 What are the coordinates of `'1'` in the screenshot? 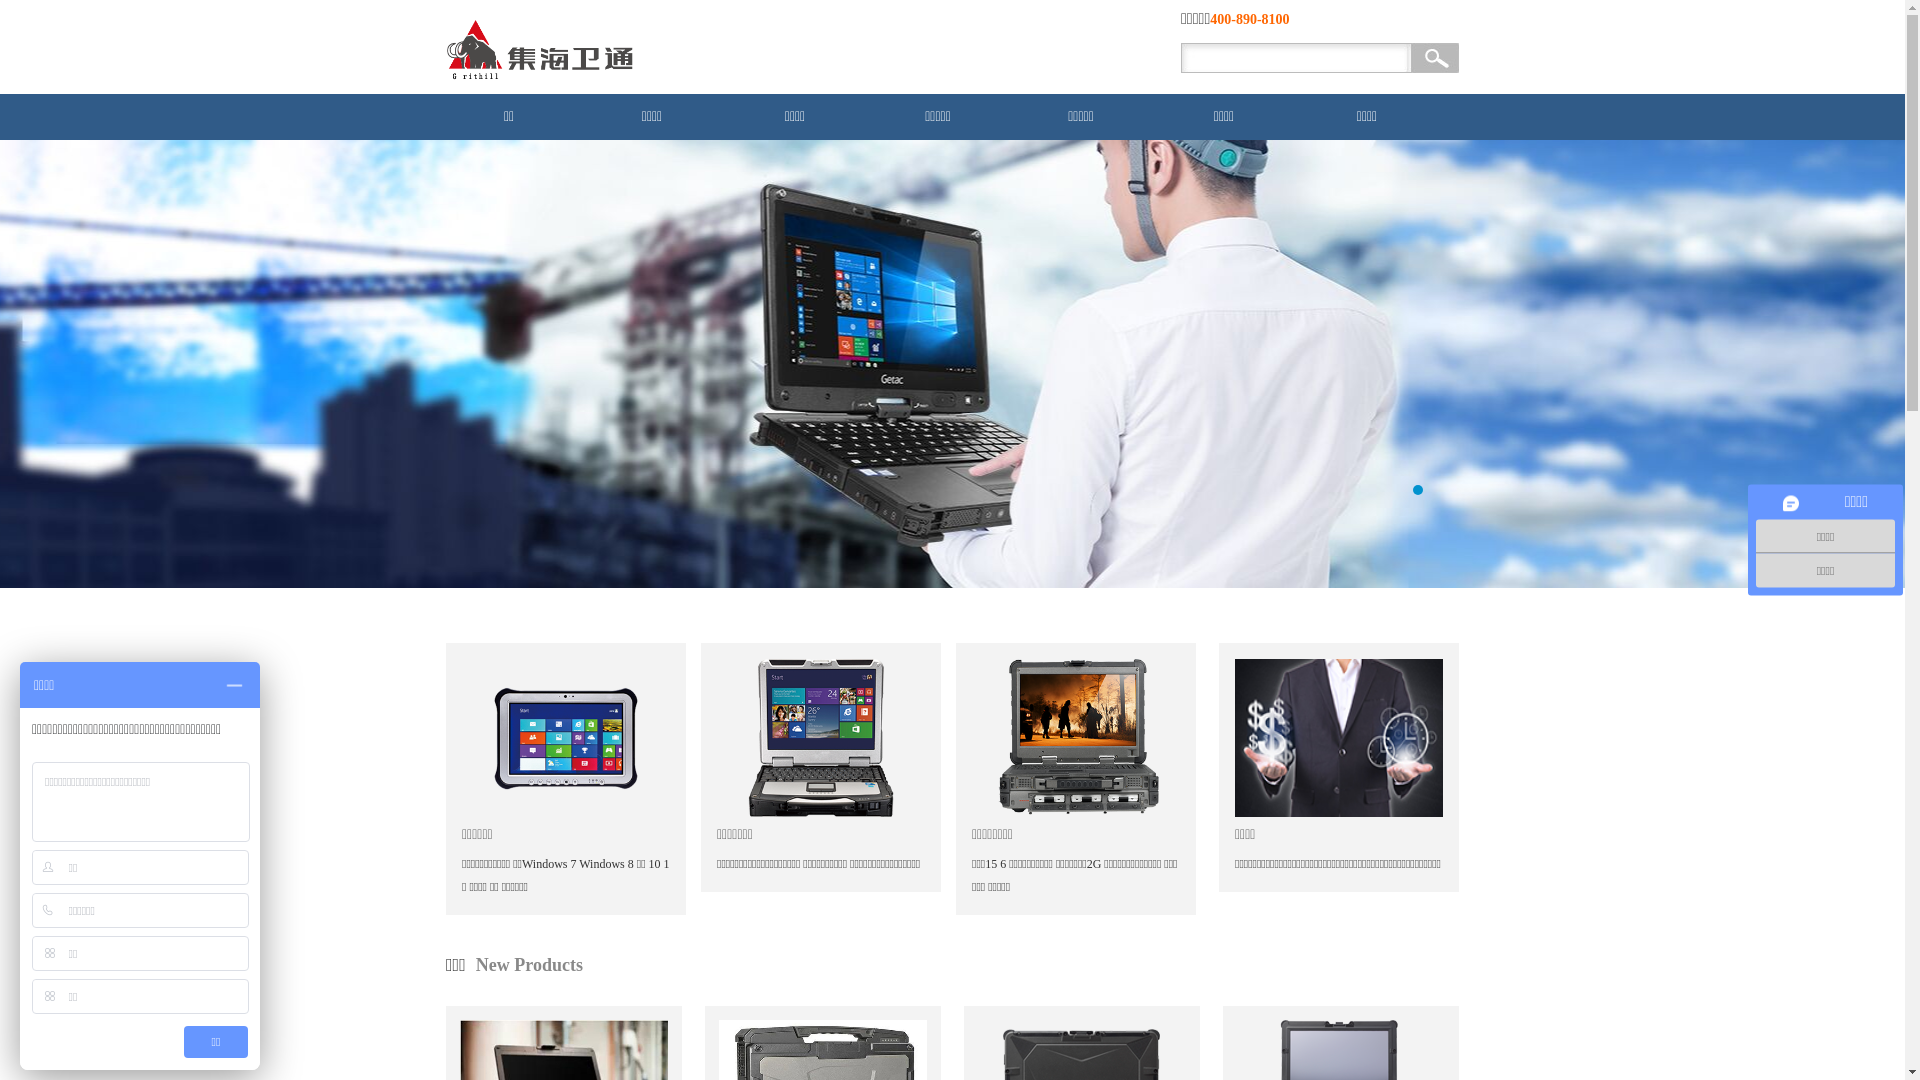 It's located at (1415, 489).